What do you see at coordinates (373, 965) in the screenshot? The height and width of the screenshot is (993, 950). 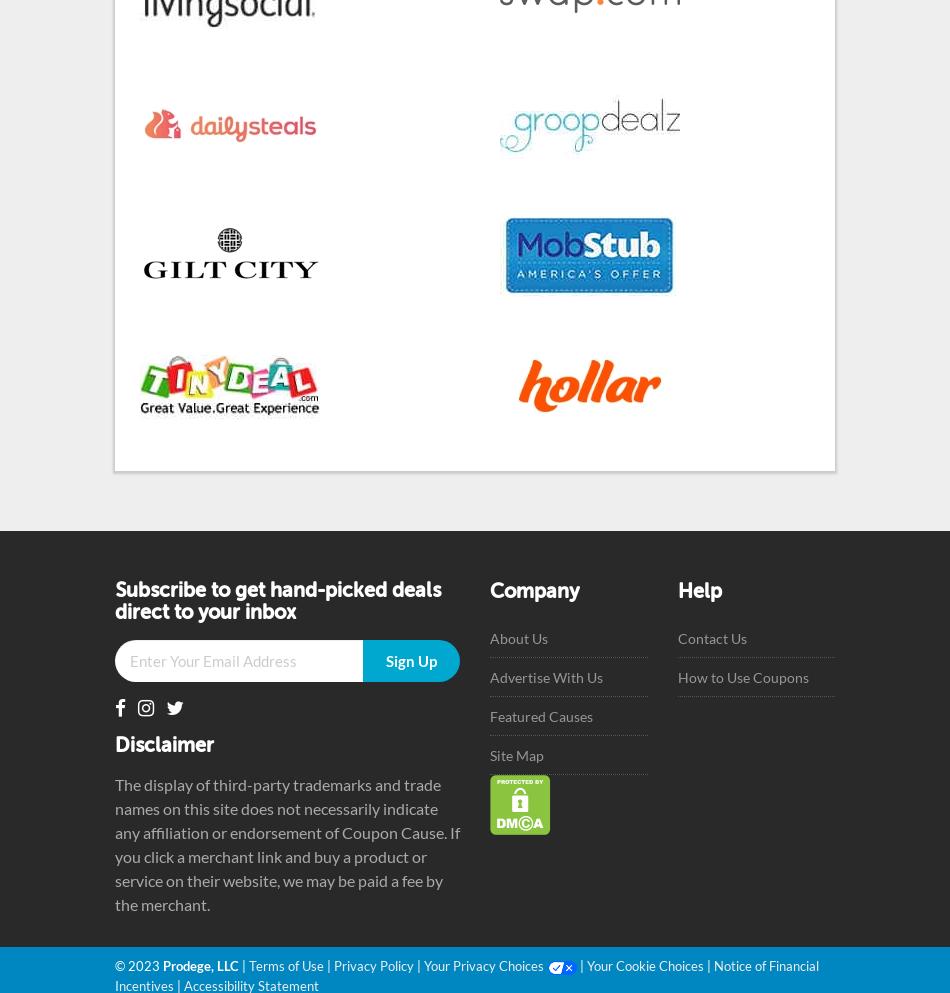 I see `'Privacy Policy'` at bounding box center [373, 965].